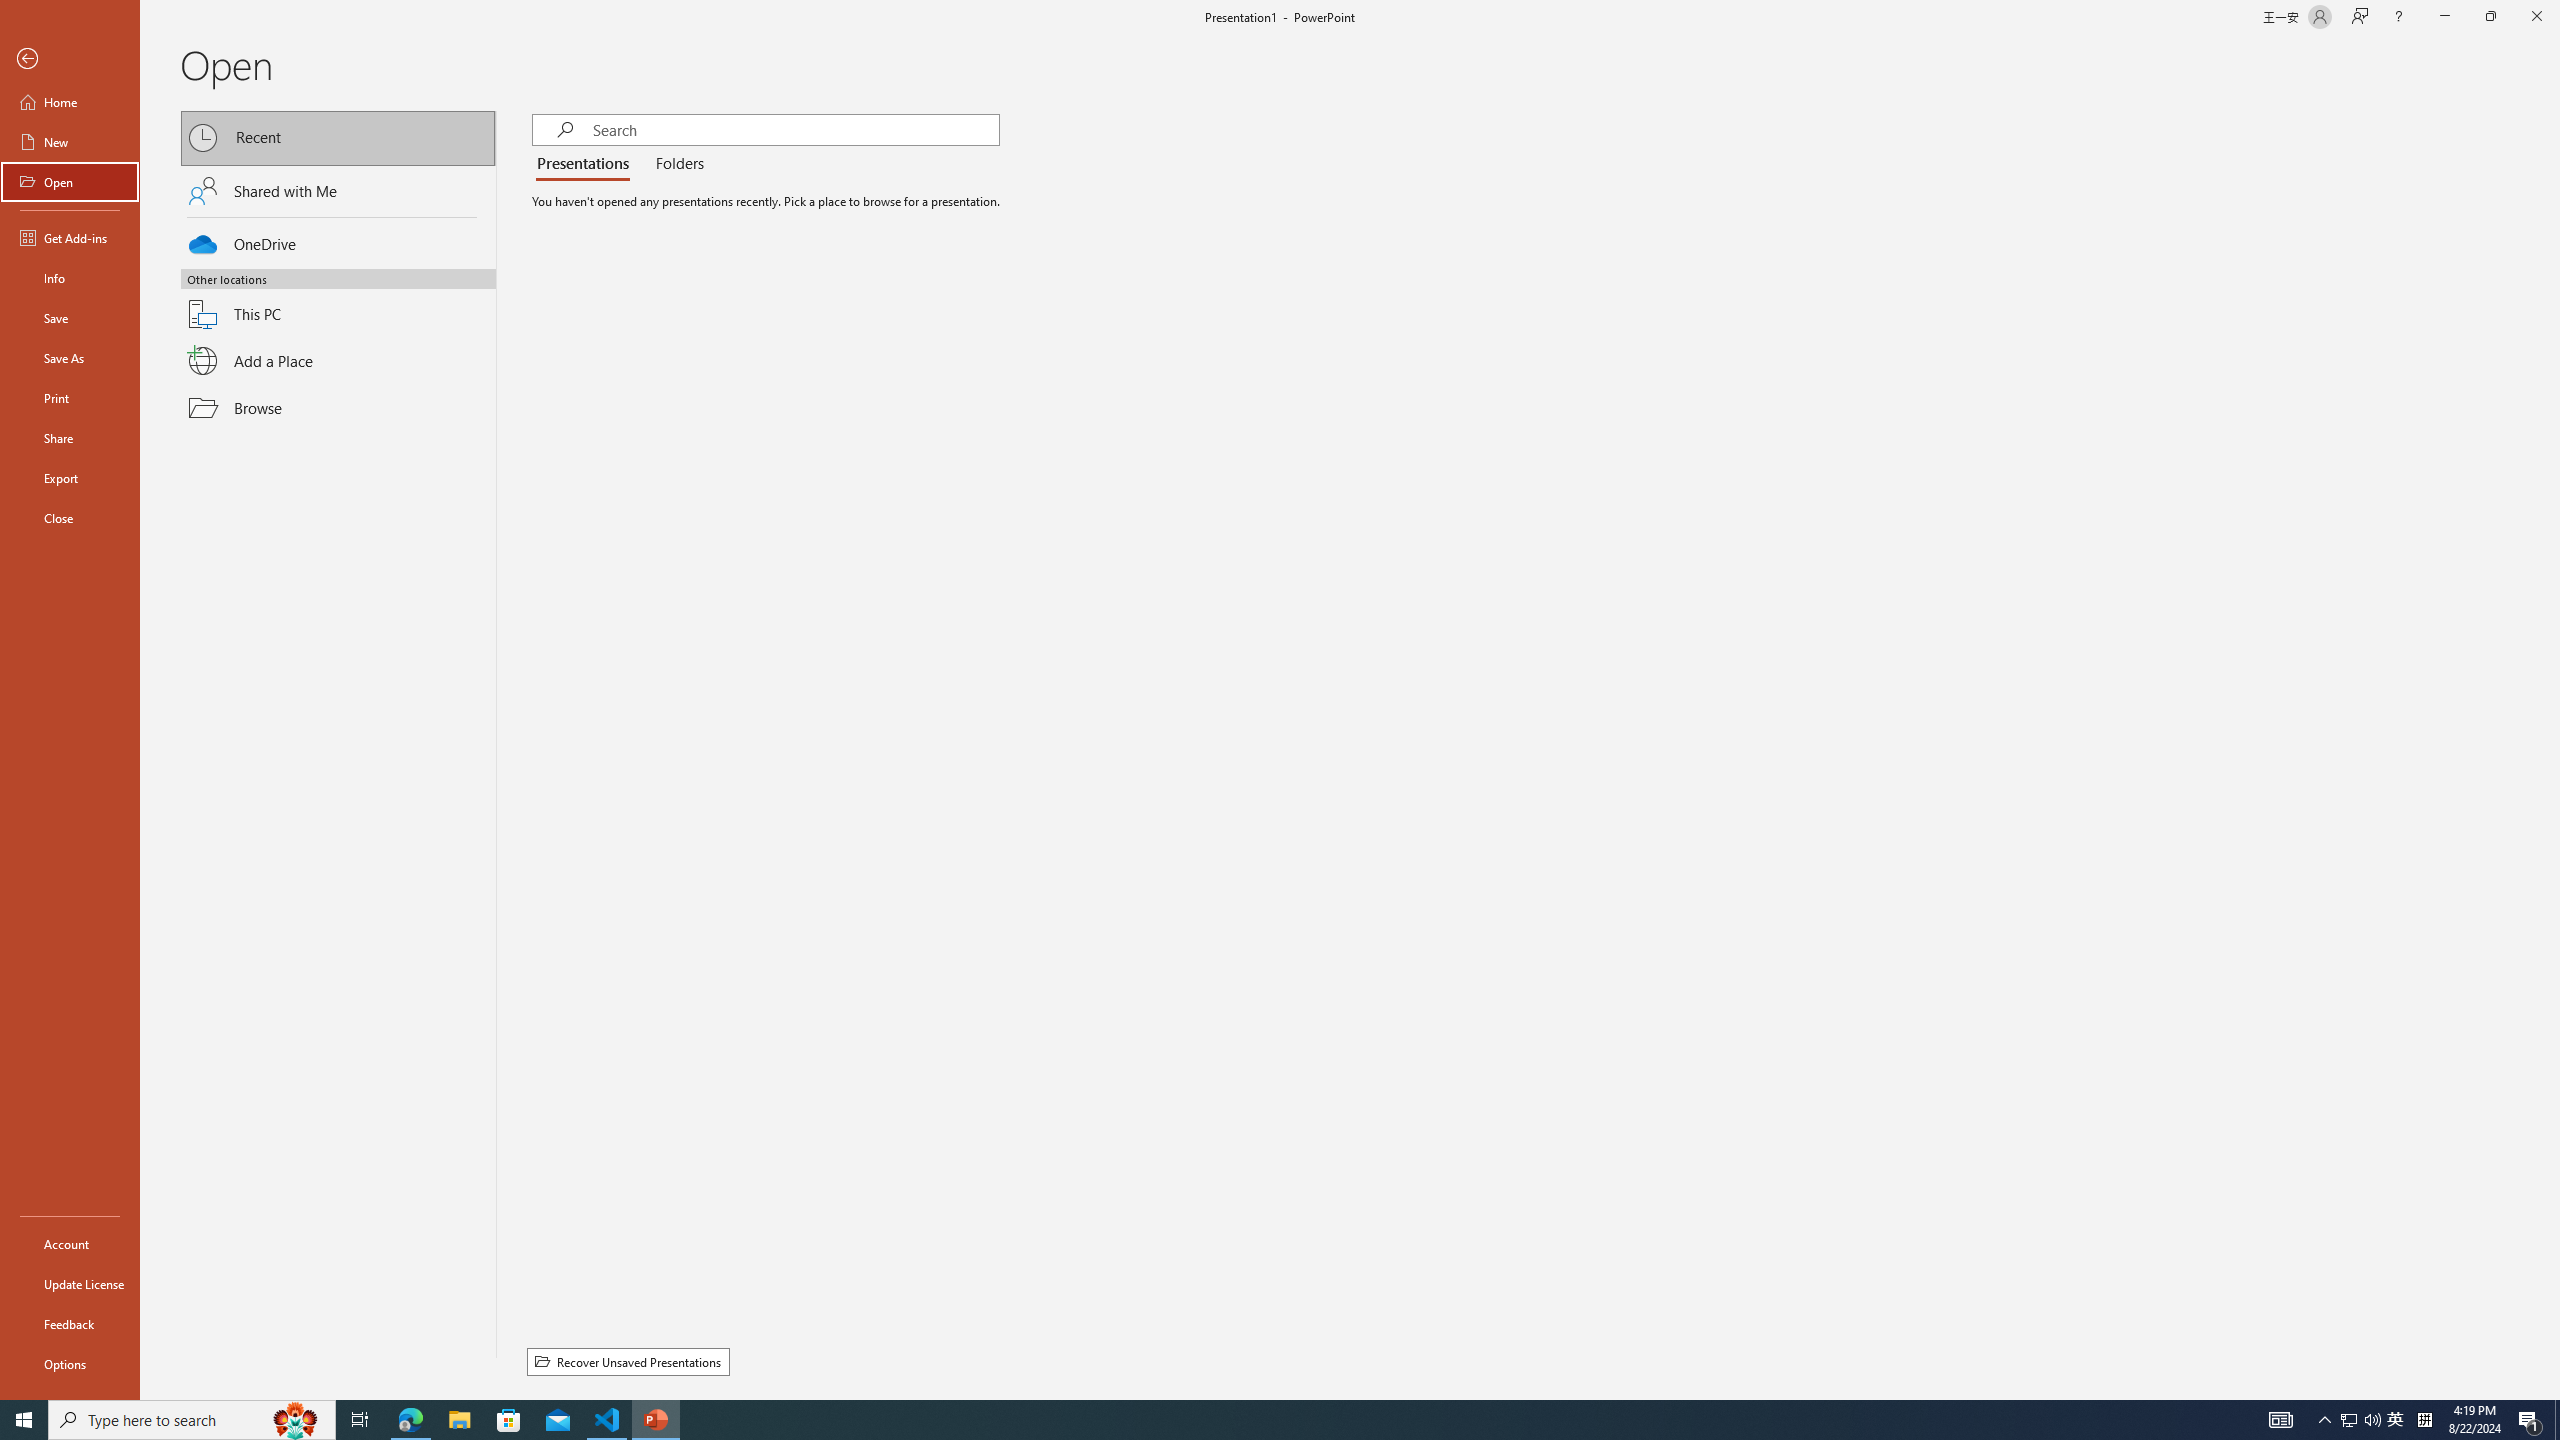 Image resolution: width=2560 pixels, height=1440 pixels. What do you see at coordinates (627, 1362) in the screenshot?
I see `'Recover Unsaved Presentations'` at bounding box center [627, 1362].